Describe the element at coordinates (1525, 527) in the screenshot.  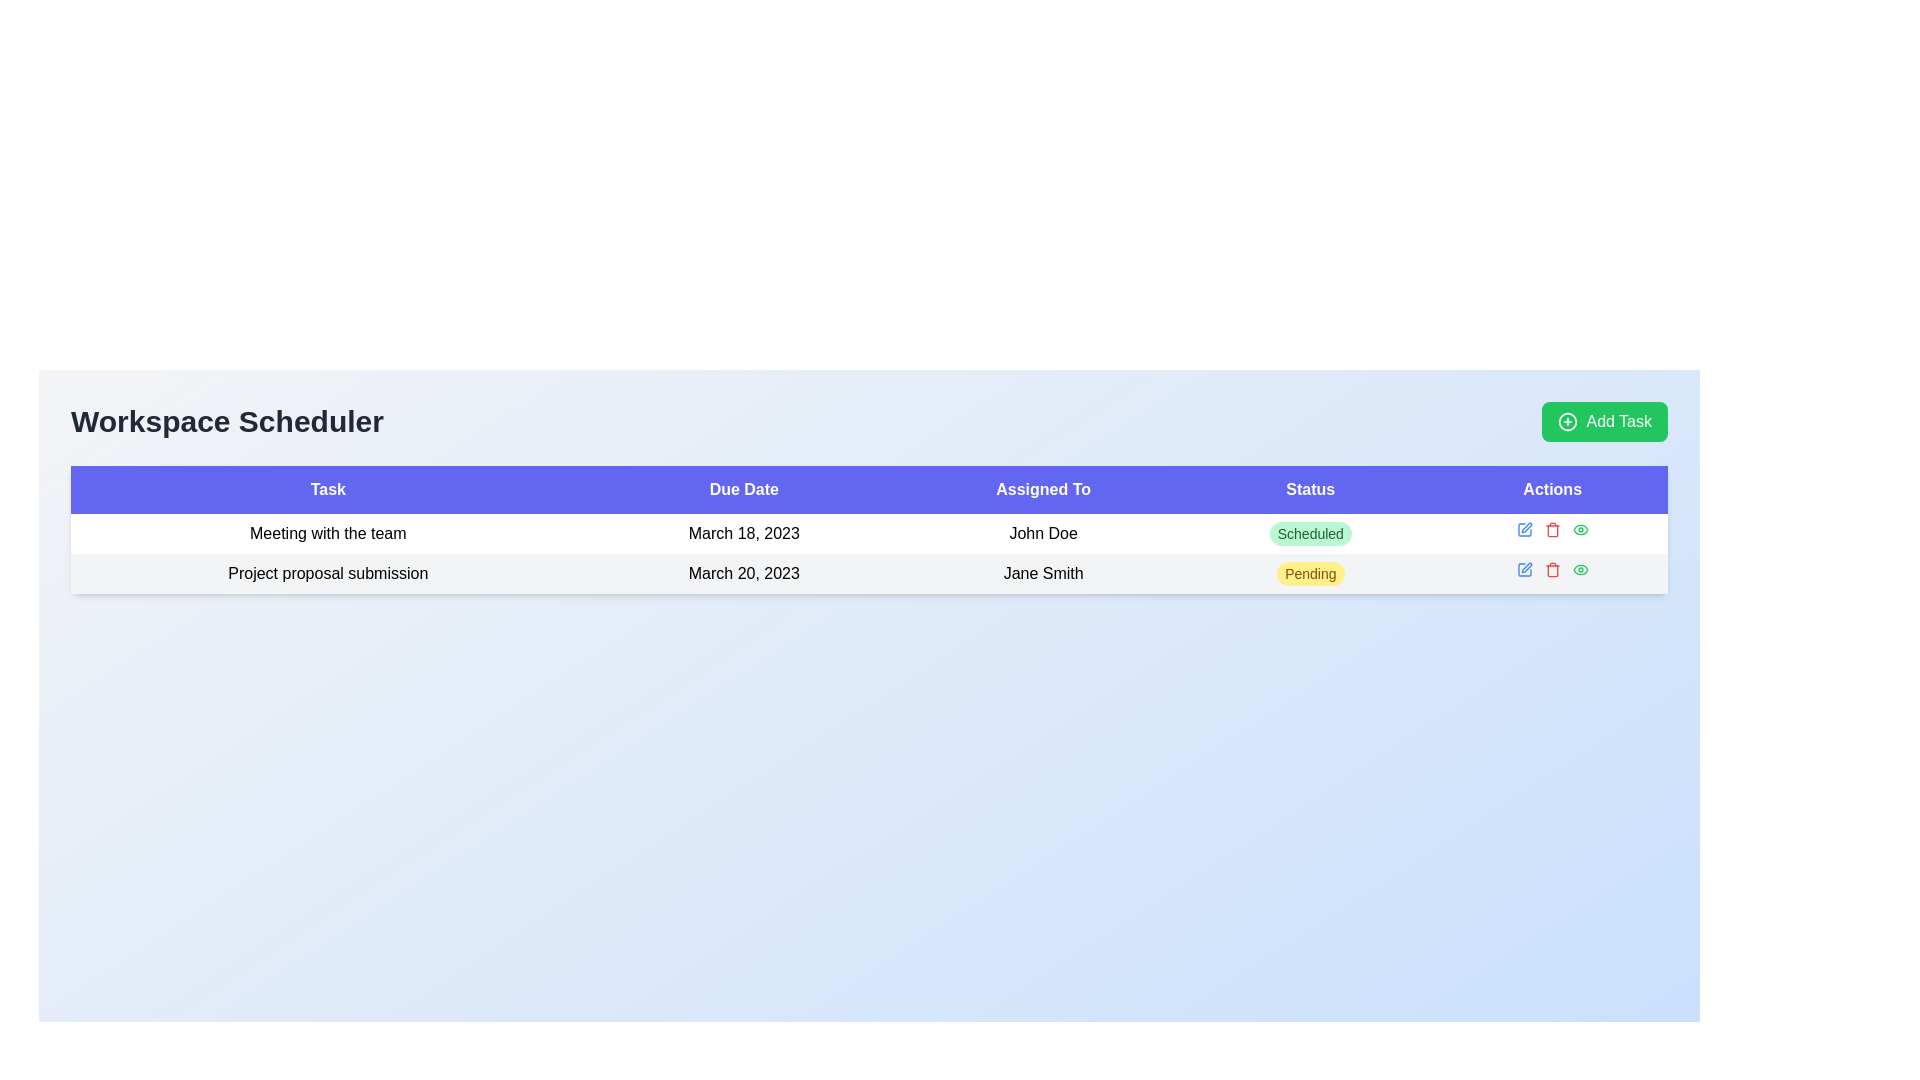
I see `the writing pen icon in the 'Actions' column of the second row to initiate editing for the project proposal submission` at that location.